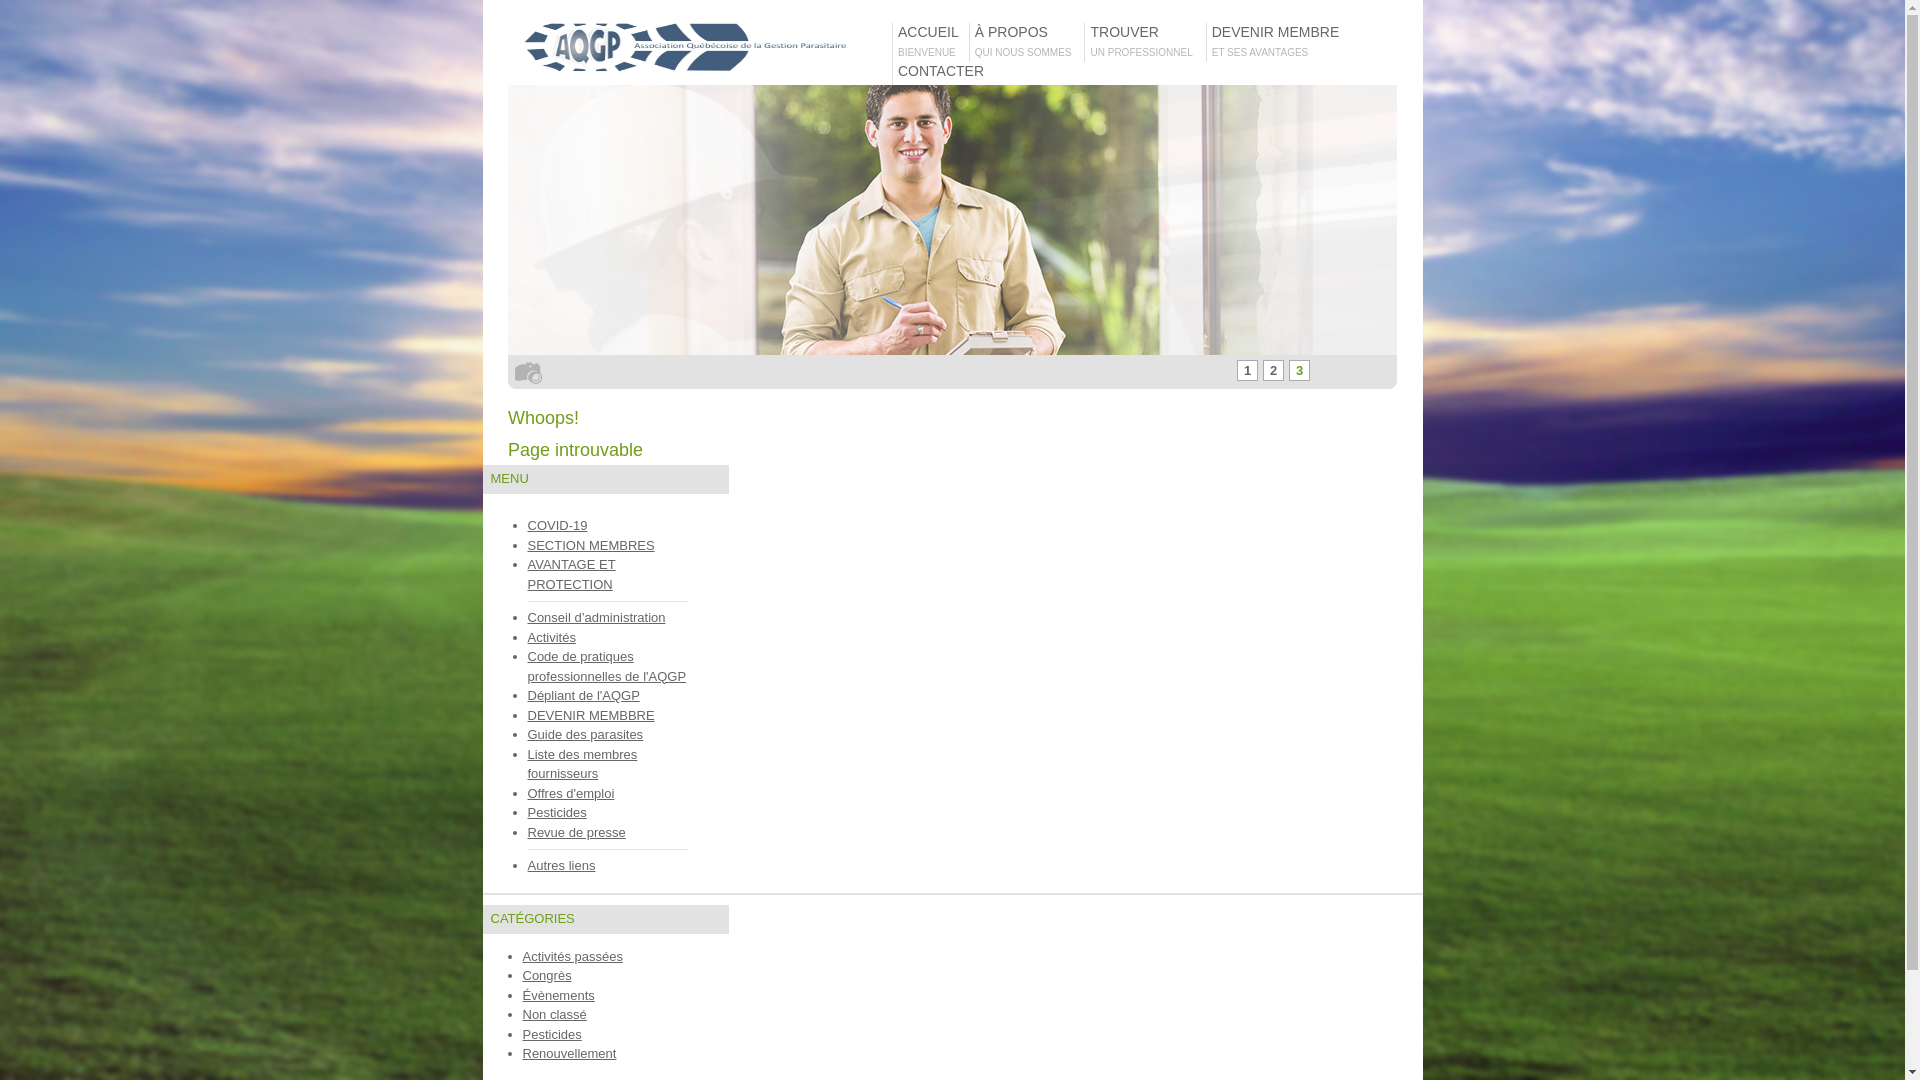 The width and height of the screenshot is (1920, 1080). Describe the element at coordinates (1246, 370) in the screenshot. I see `'1'` at that location.